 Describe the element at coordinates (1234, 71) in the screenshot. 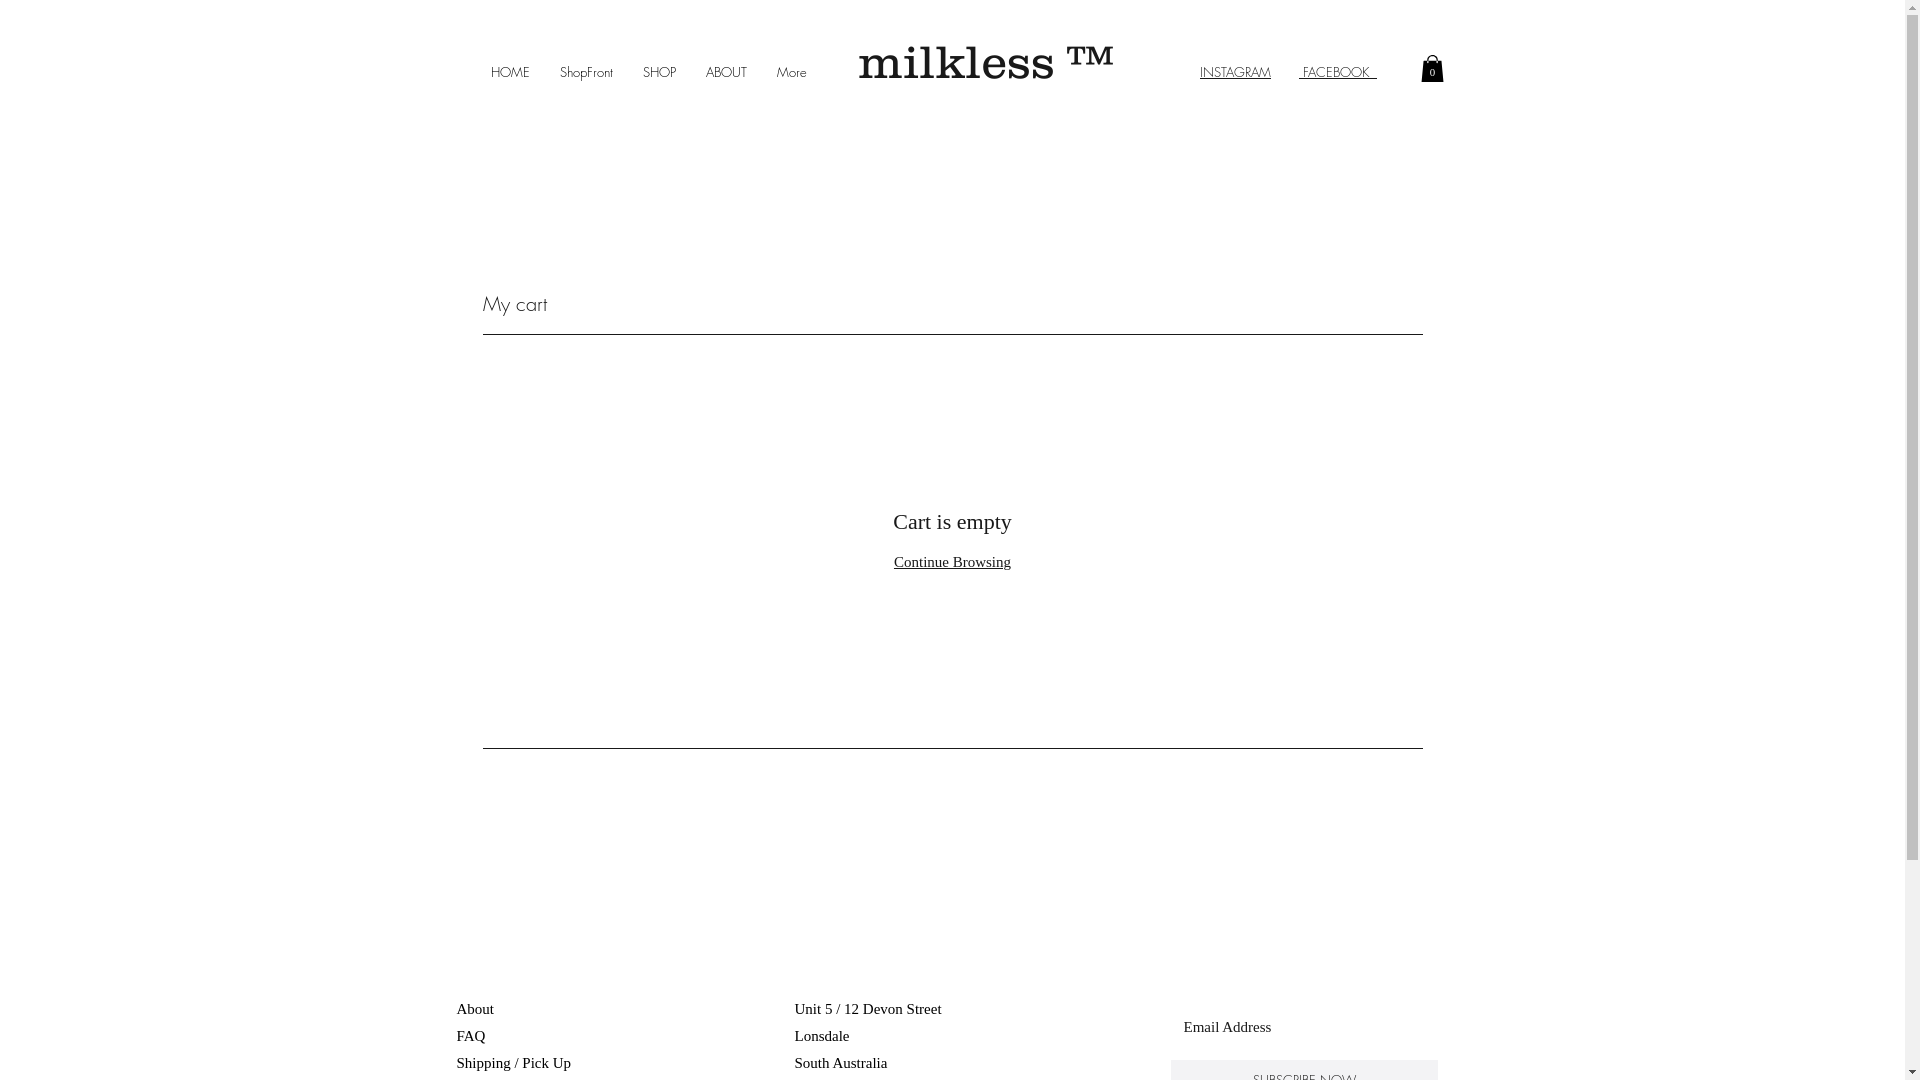

I see `'INSTAGRAM'` at that location.